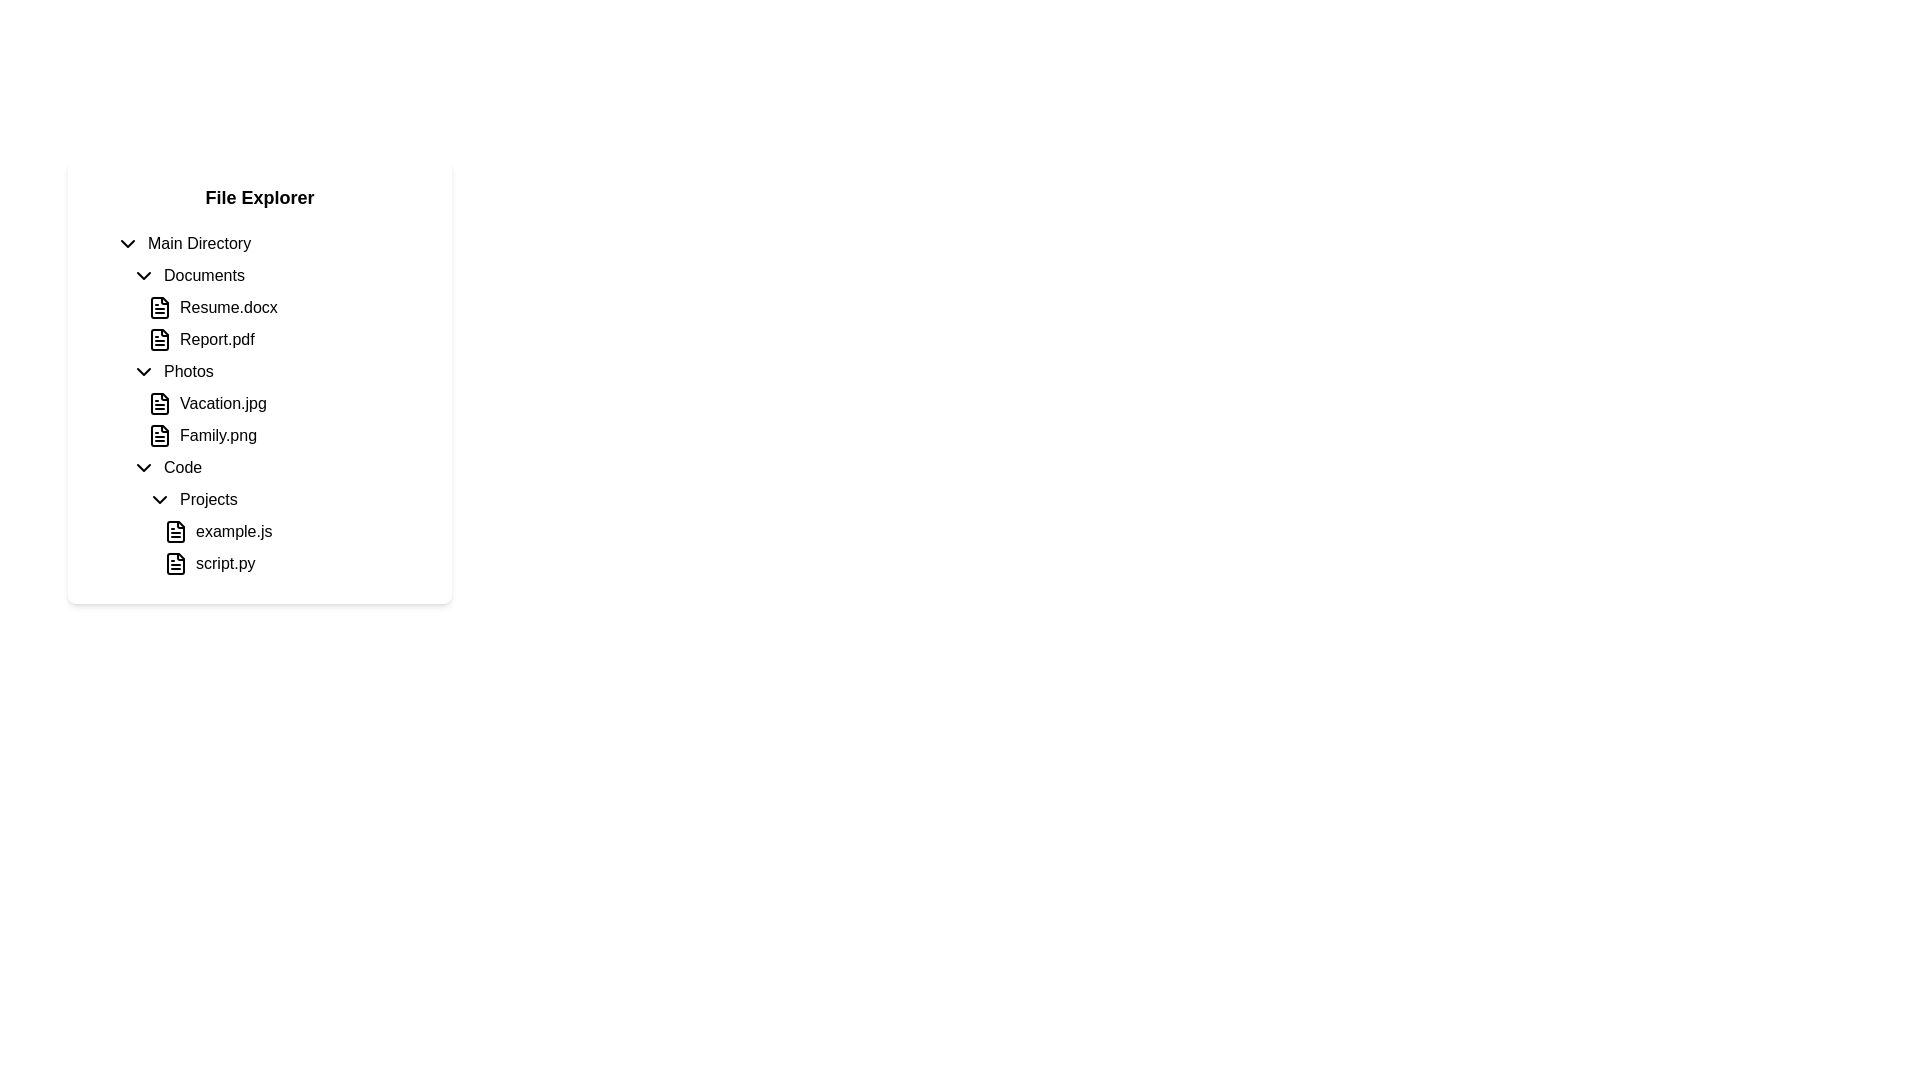 This screenshot has height=1080, width=1920. Describe the element at coordinates (223, 404) in the screenshot. I see `text label displaying the filename 'Vacation.jpg' located in the 'Photos' folder of the file explorer interface` at that location.